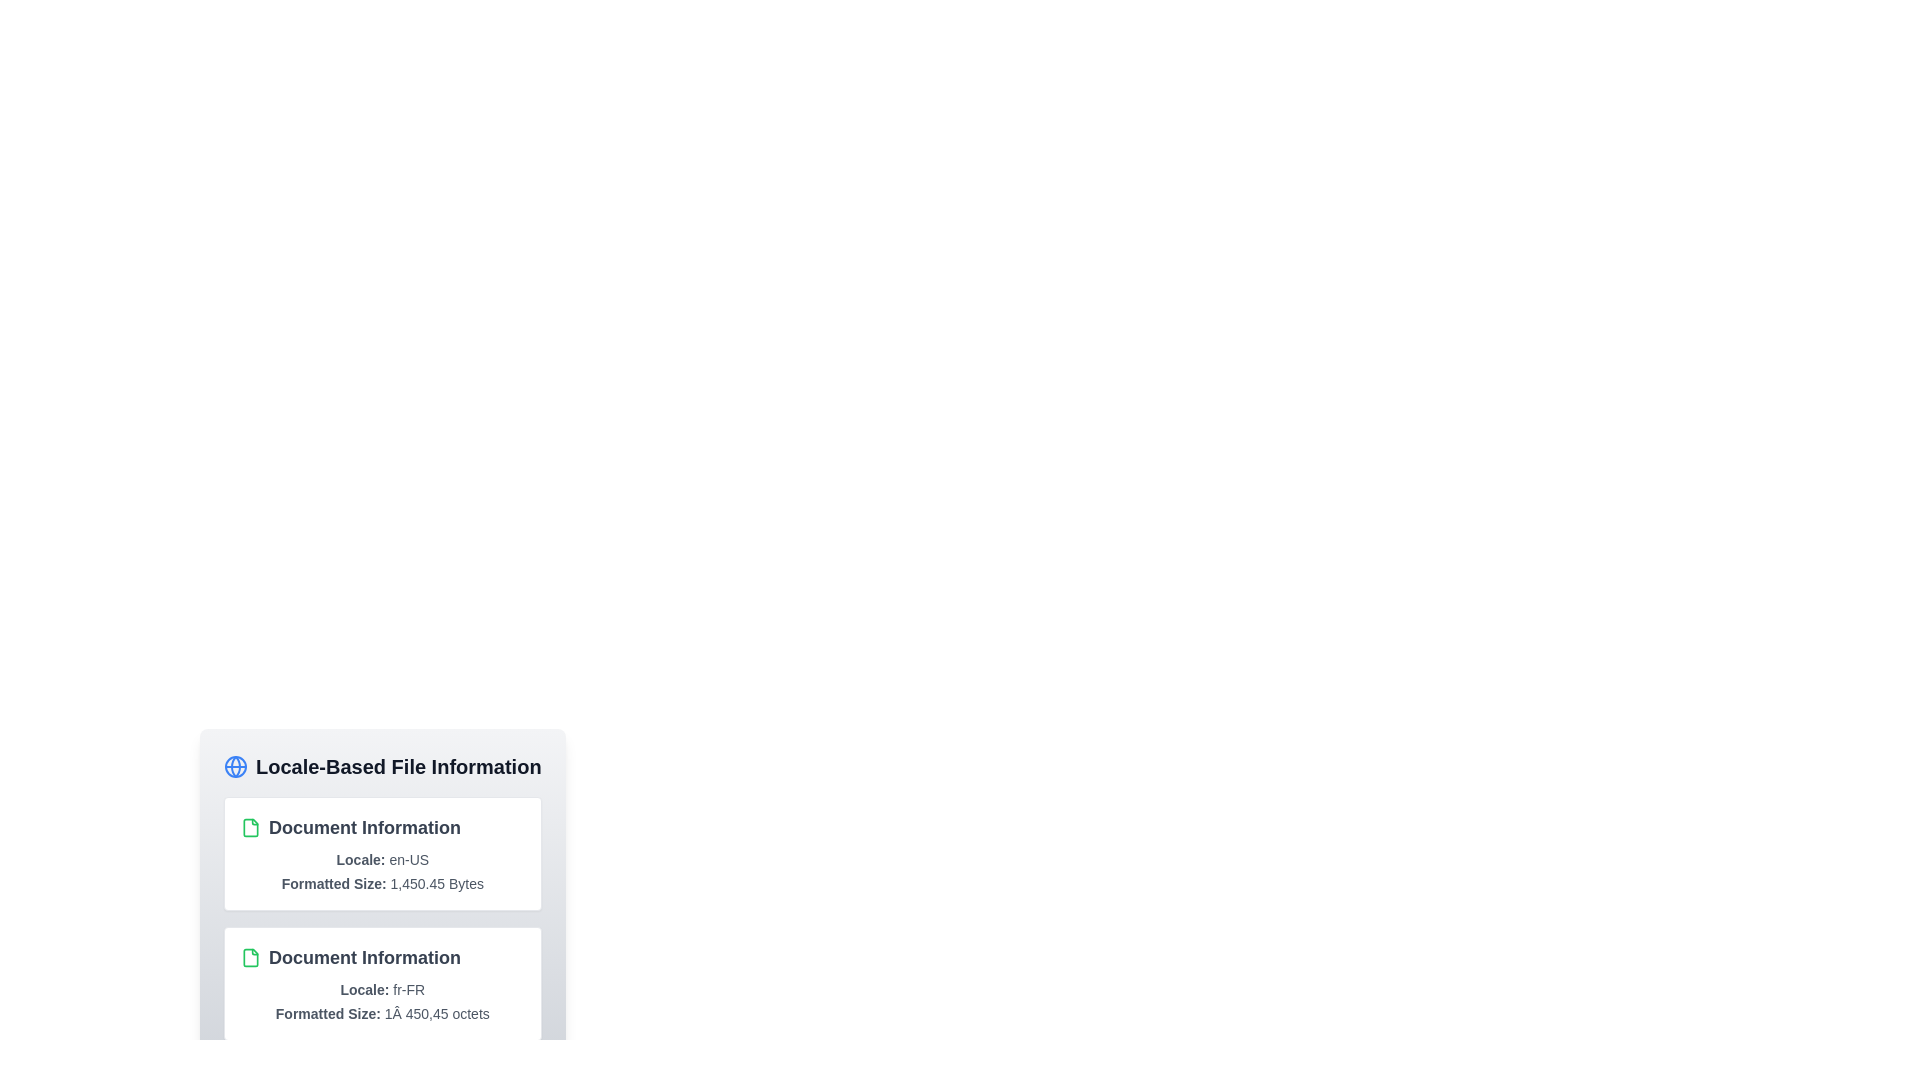 The height and width of the screenshot is (1080, 1920). I want to click on the details of the green file icon with rounded corners and a folded corner located to the left of 'Document Information', so click(249, 956).